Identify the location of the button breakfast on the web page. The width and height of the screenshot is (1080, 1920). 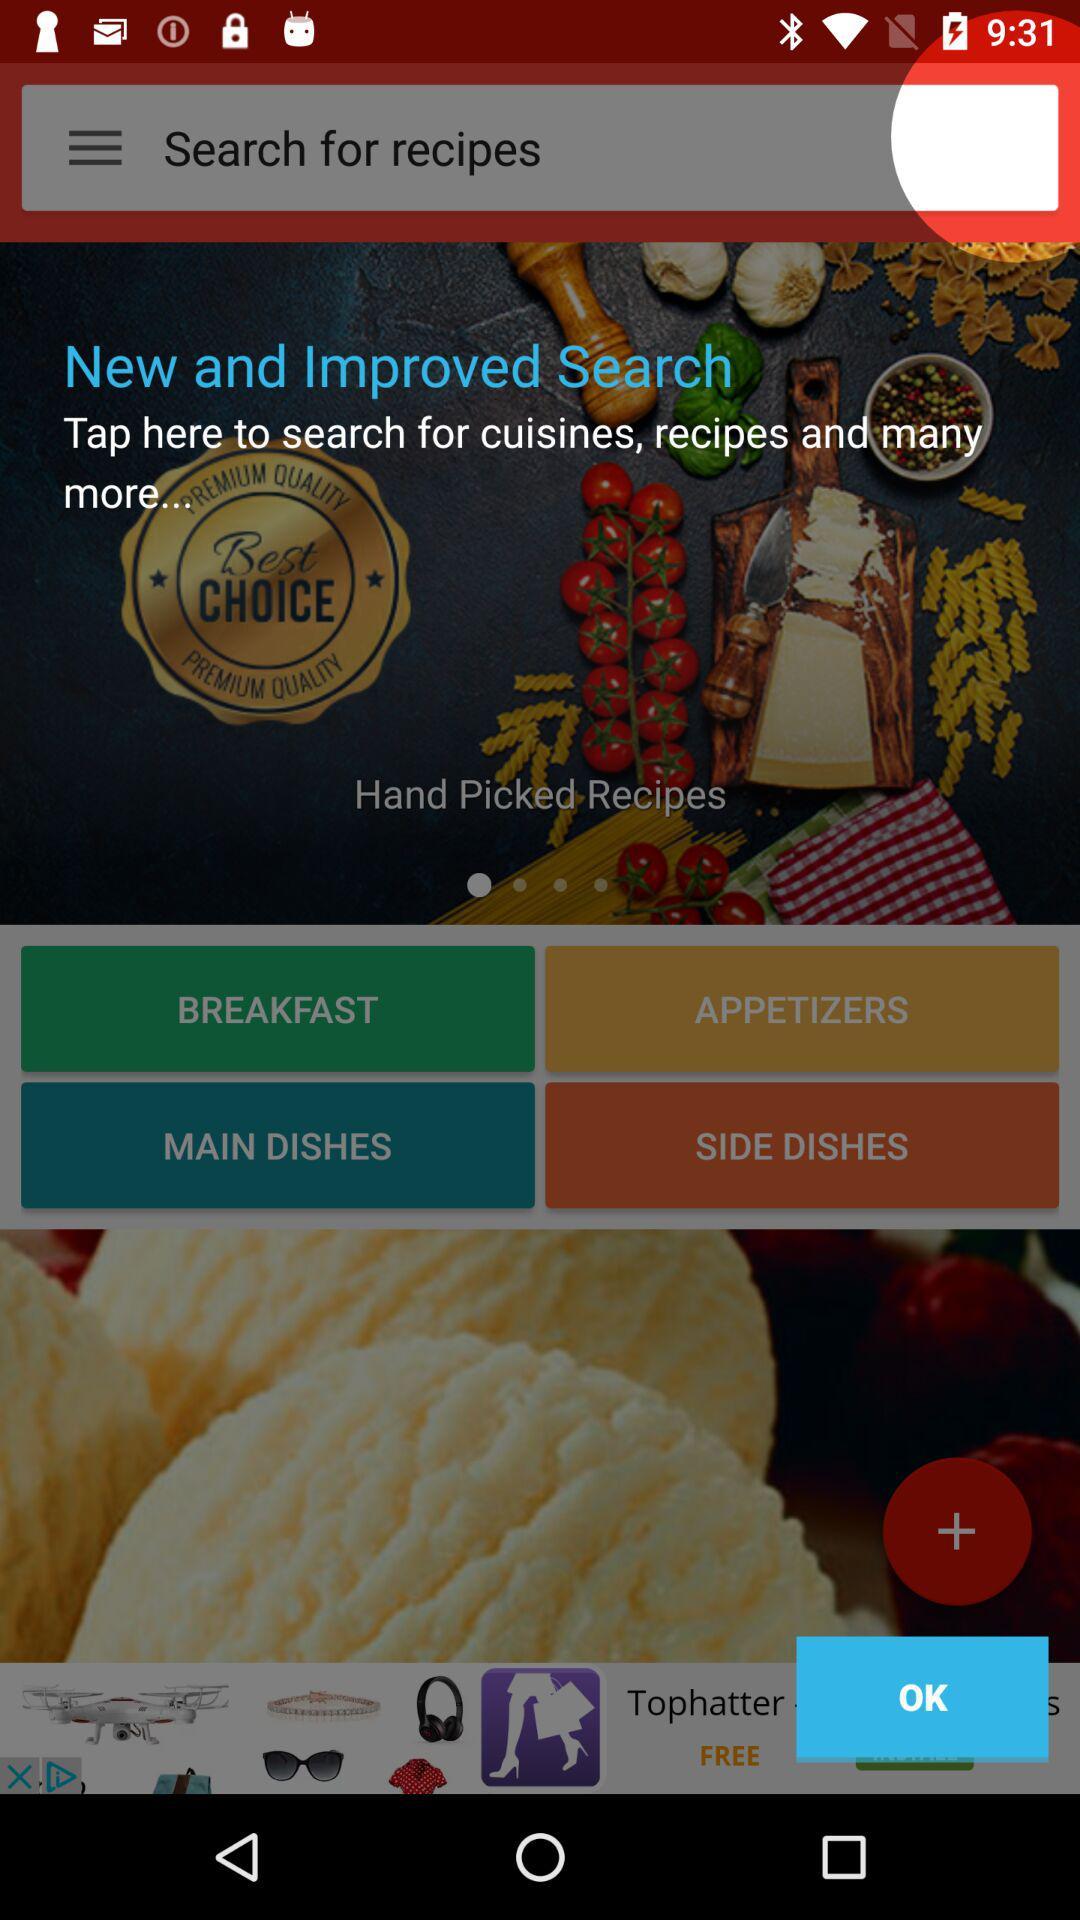
(277, 1008).